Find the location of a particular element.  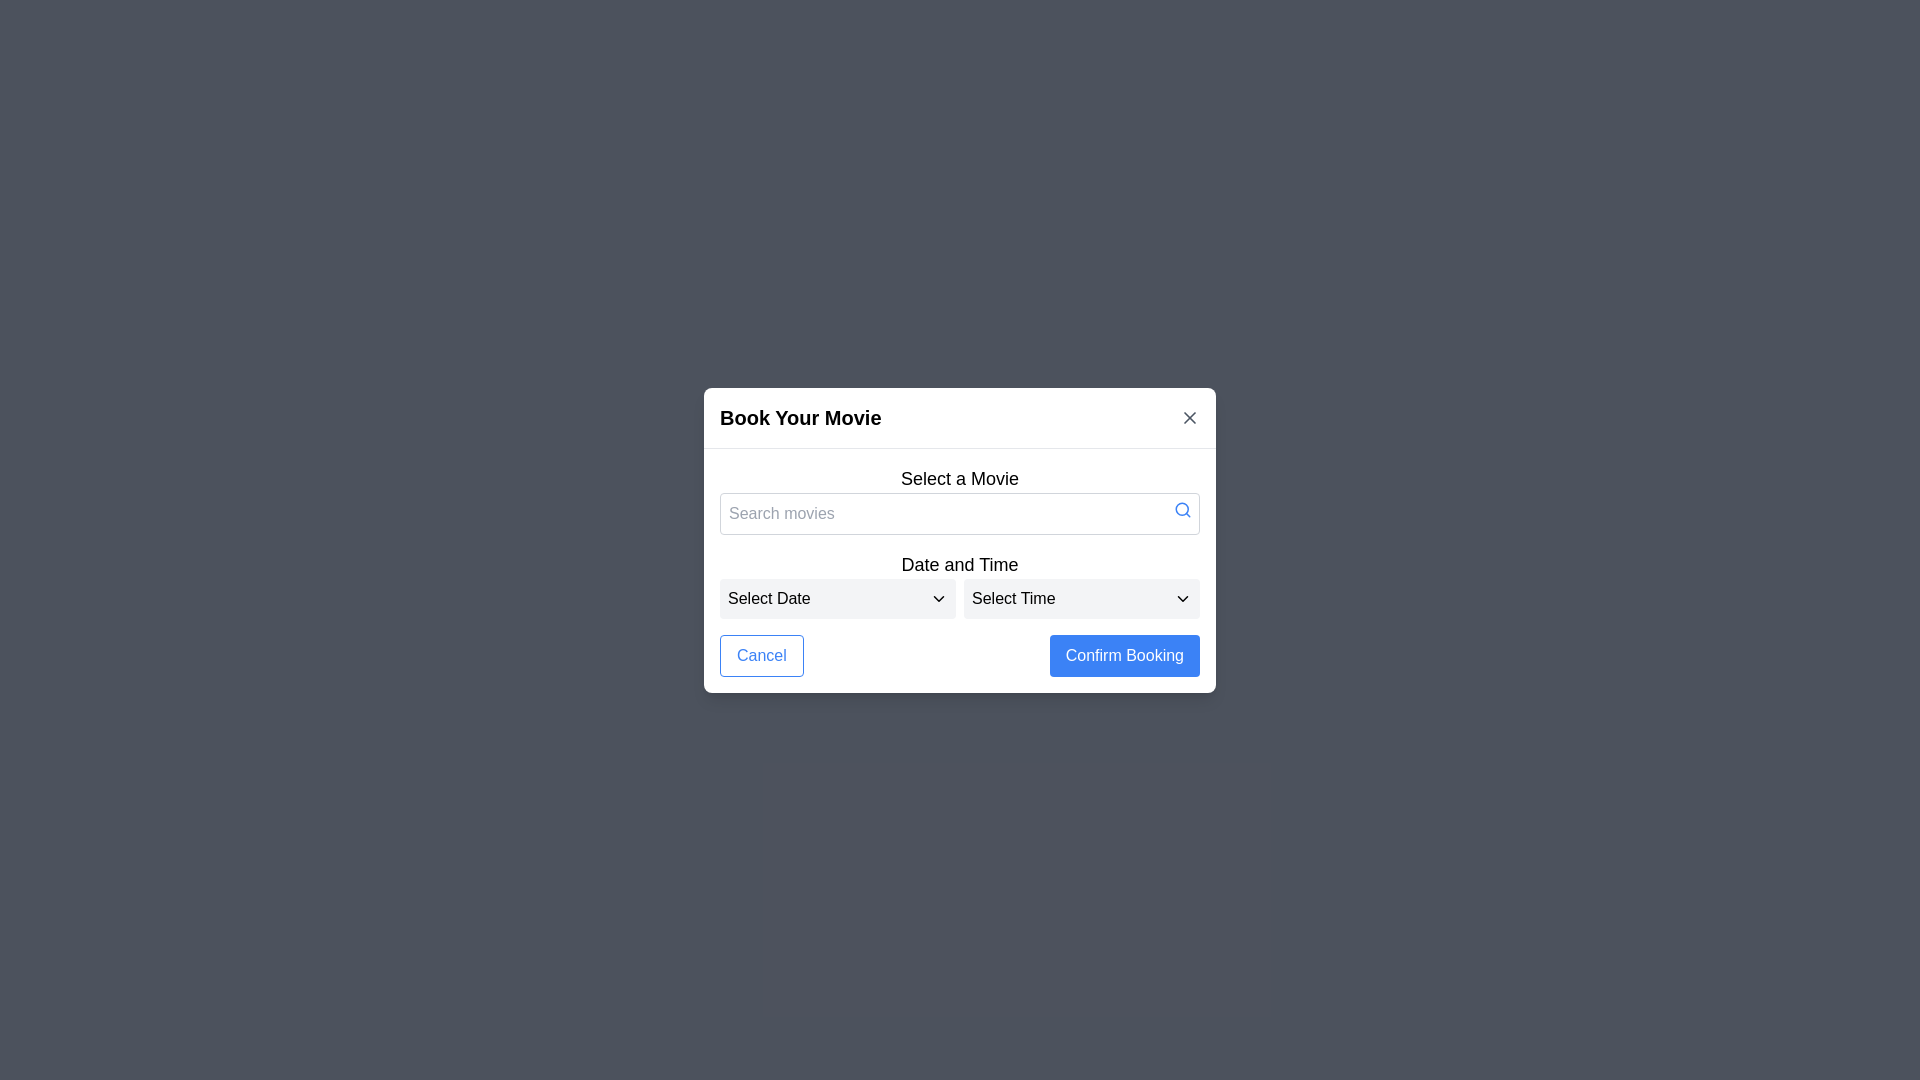

the static text label element that displays 'Date and Time', which is centered above the dropdown components for selecting a date and time is located at coordinates (960, 564).